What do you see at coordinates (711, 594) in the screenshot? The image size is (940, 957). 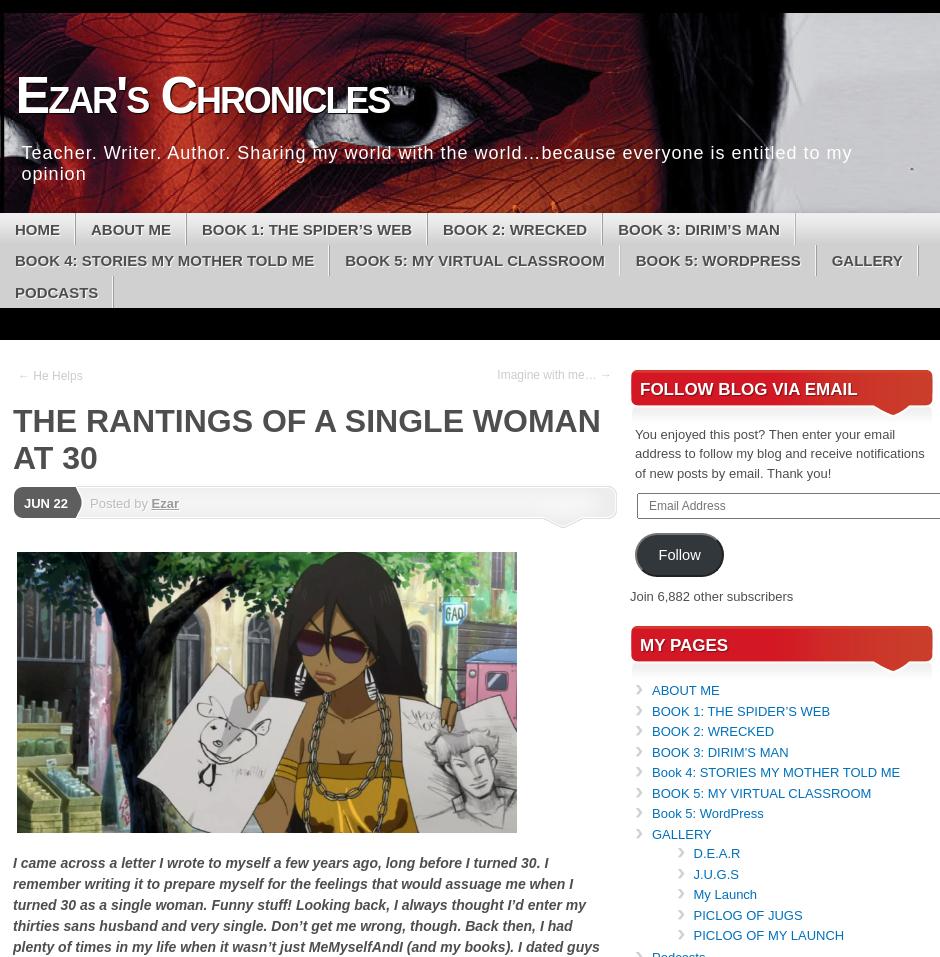 I see `'Join 6,882 other subscribers'` at bounding box center [711, 594].